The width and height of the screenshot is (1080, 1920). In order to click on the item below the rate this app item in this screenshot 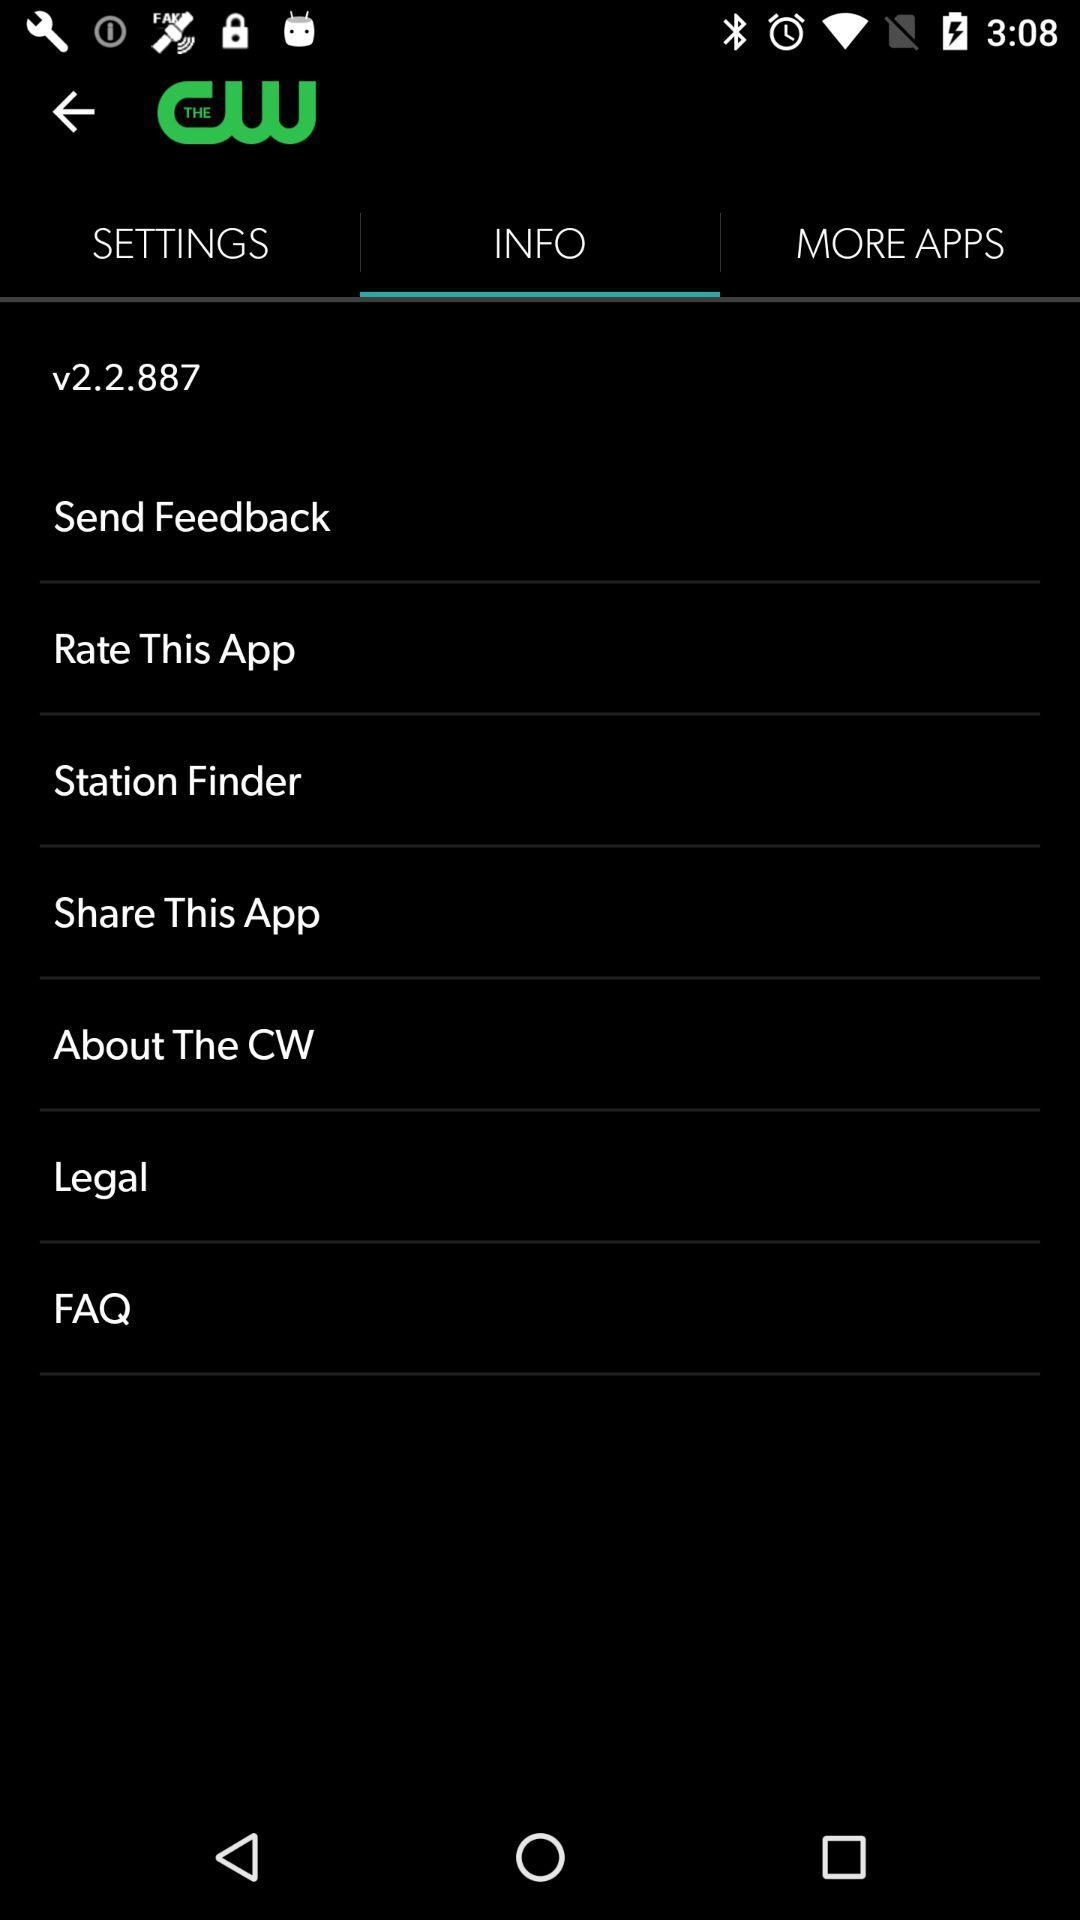, I will do `click(540, 778)`.